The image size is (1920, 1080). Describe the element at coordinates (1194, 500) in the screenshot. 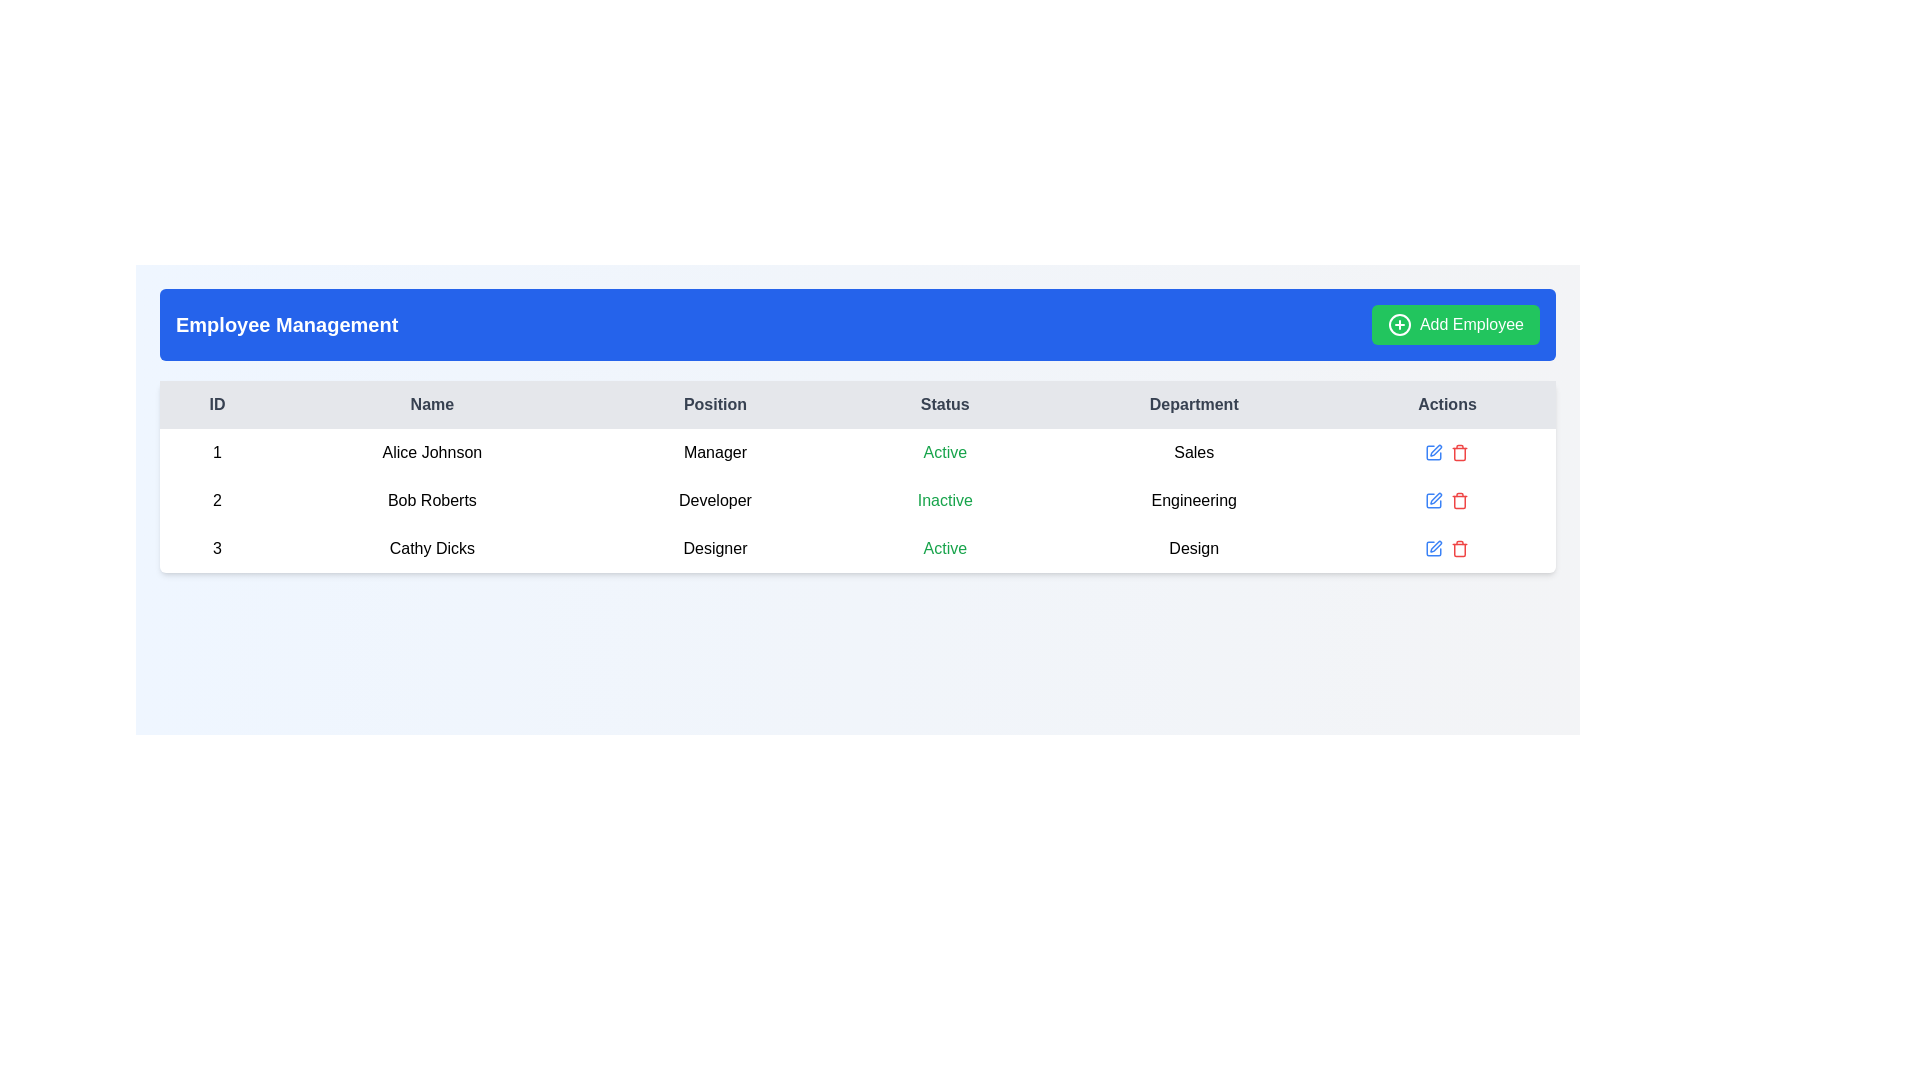

I see `the text label displaying the department value 'Engineering' for employee Bob Roberts, located in the fifth column of the second row in the table` at that location.